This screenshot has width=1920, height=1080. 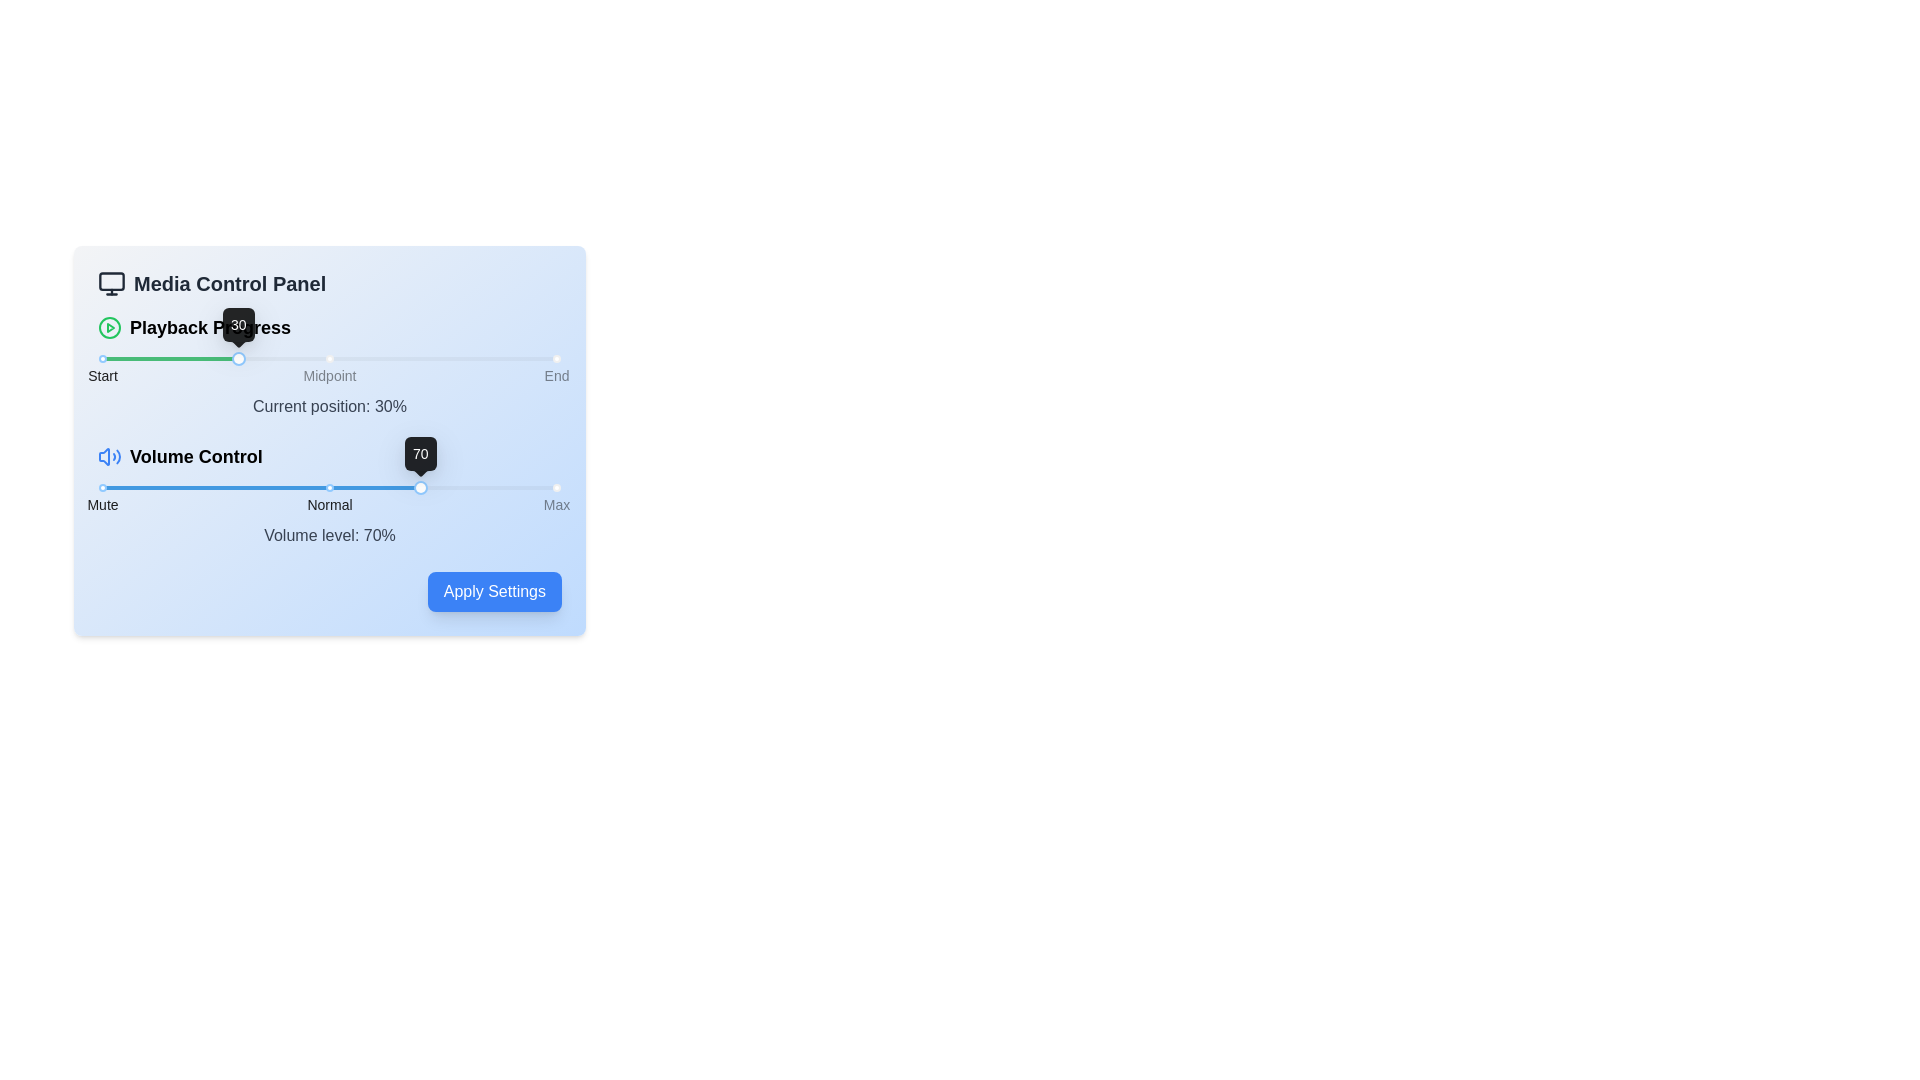 I want to click on the slider, so click(x=175, y=488).